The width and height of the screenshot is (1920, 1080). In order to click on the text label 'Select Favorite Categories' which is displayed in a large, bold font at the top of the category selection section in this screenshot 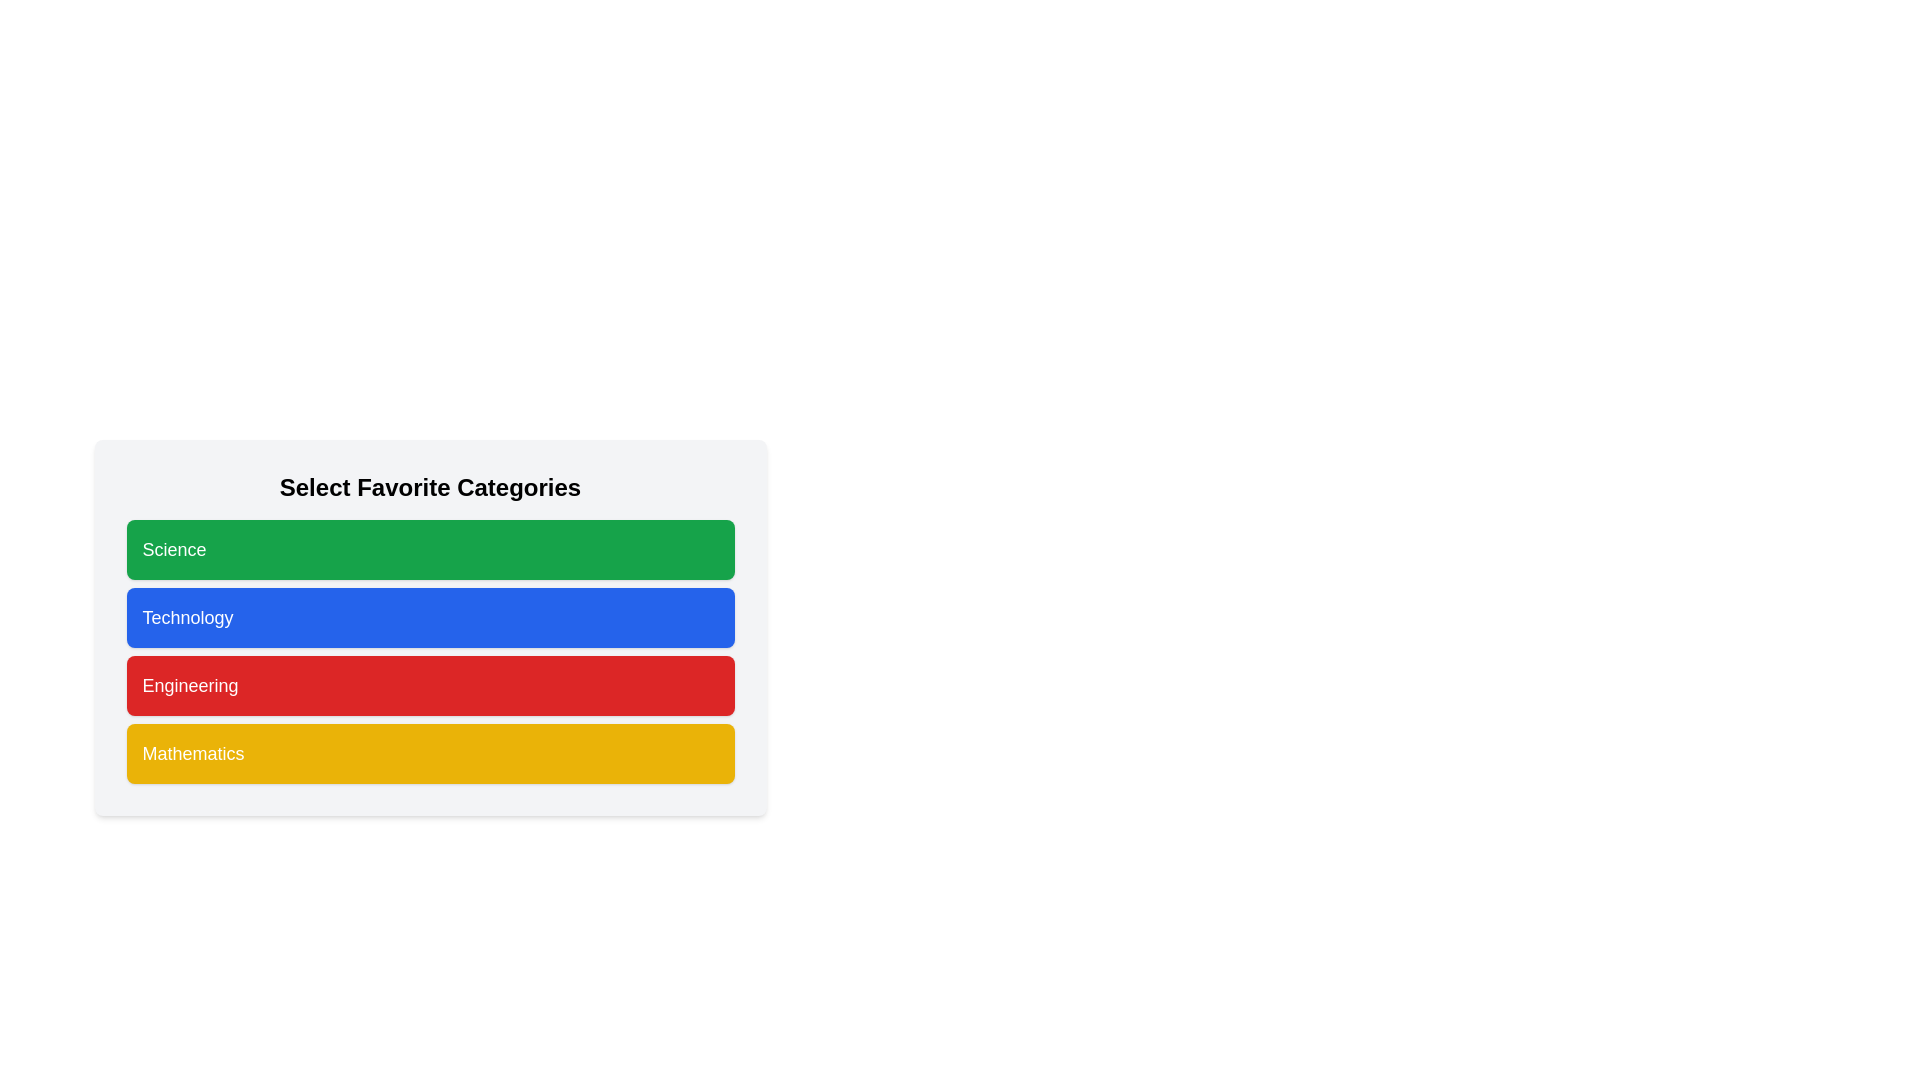, I will do `click(429, 488)`.